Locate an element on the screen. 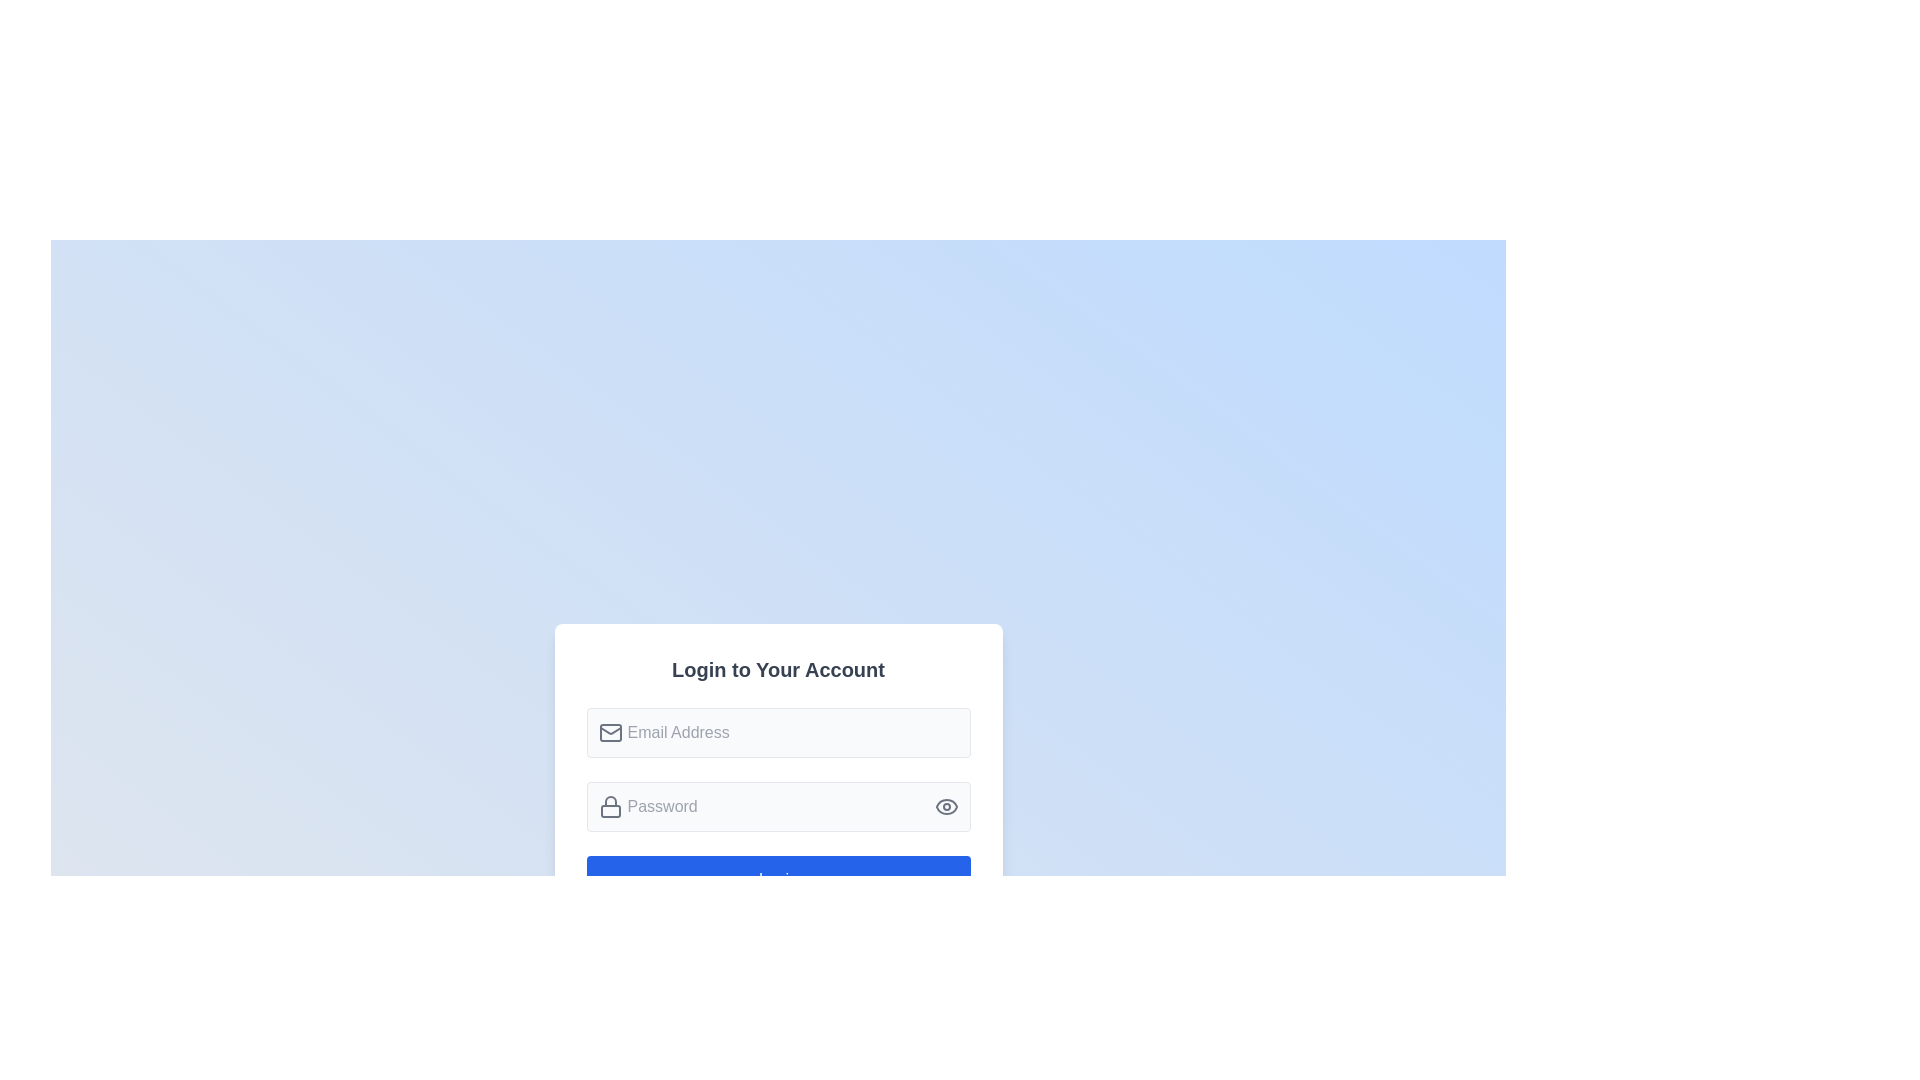 The height and width of the screenshot is (1080, 1920). the base rectangle of the lock icon, which symbolizes security and is located near the password input field is located at coordinates (609, 811).